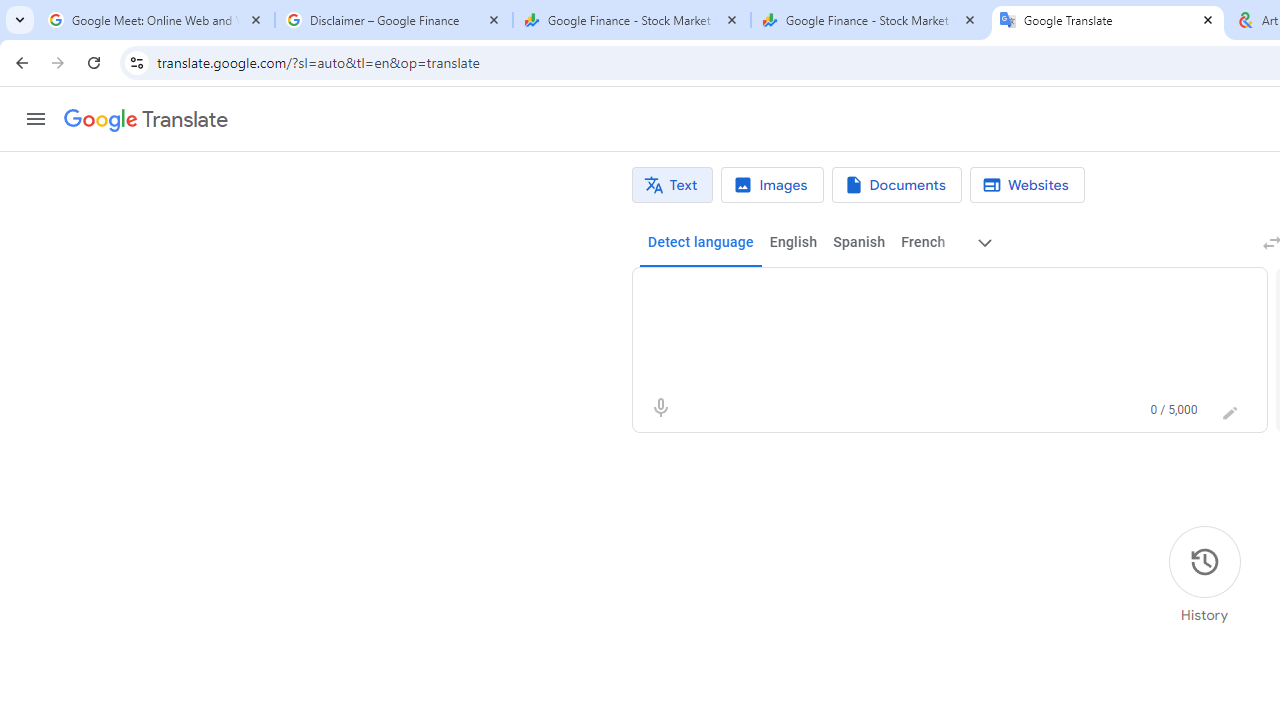 The width and height of the screenshot is (1280, 720). What do you see at coordinates (858, 242) in the screenshot?
I see `'Spanish'` at bounding box center [858, 242].